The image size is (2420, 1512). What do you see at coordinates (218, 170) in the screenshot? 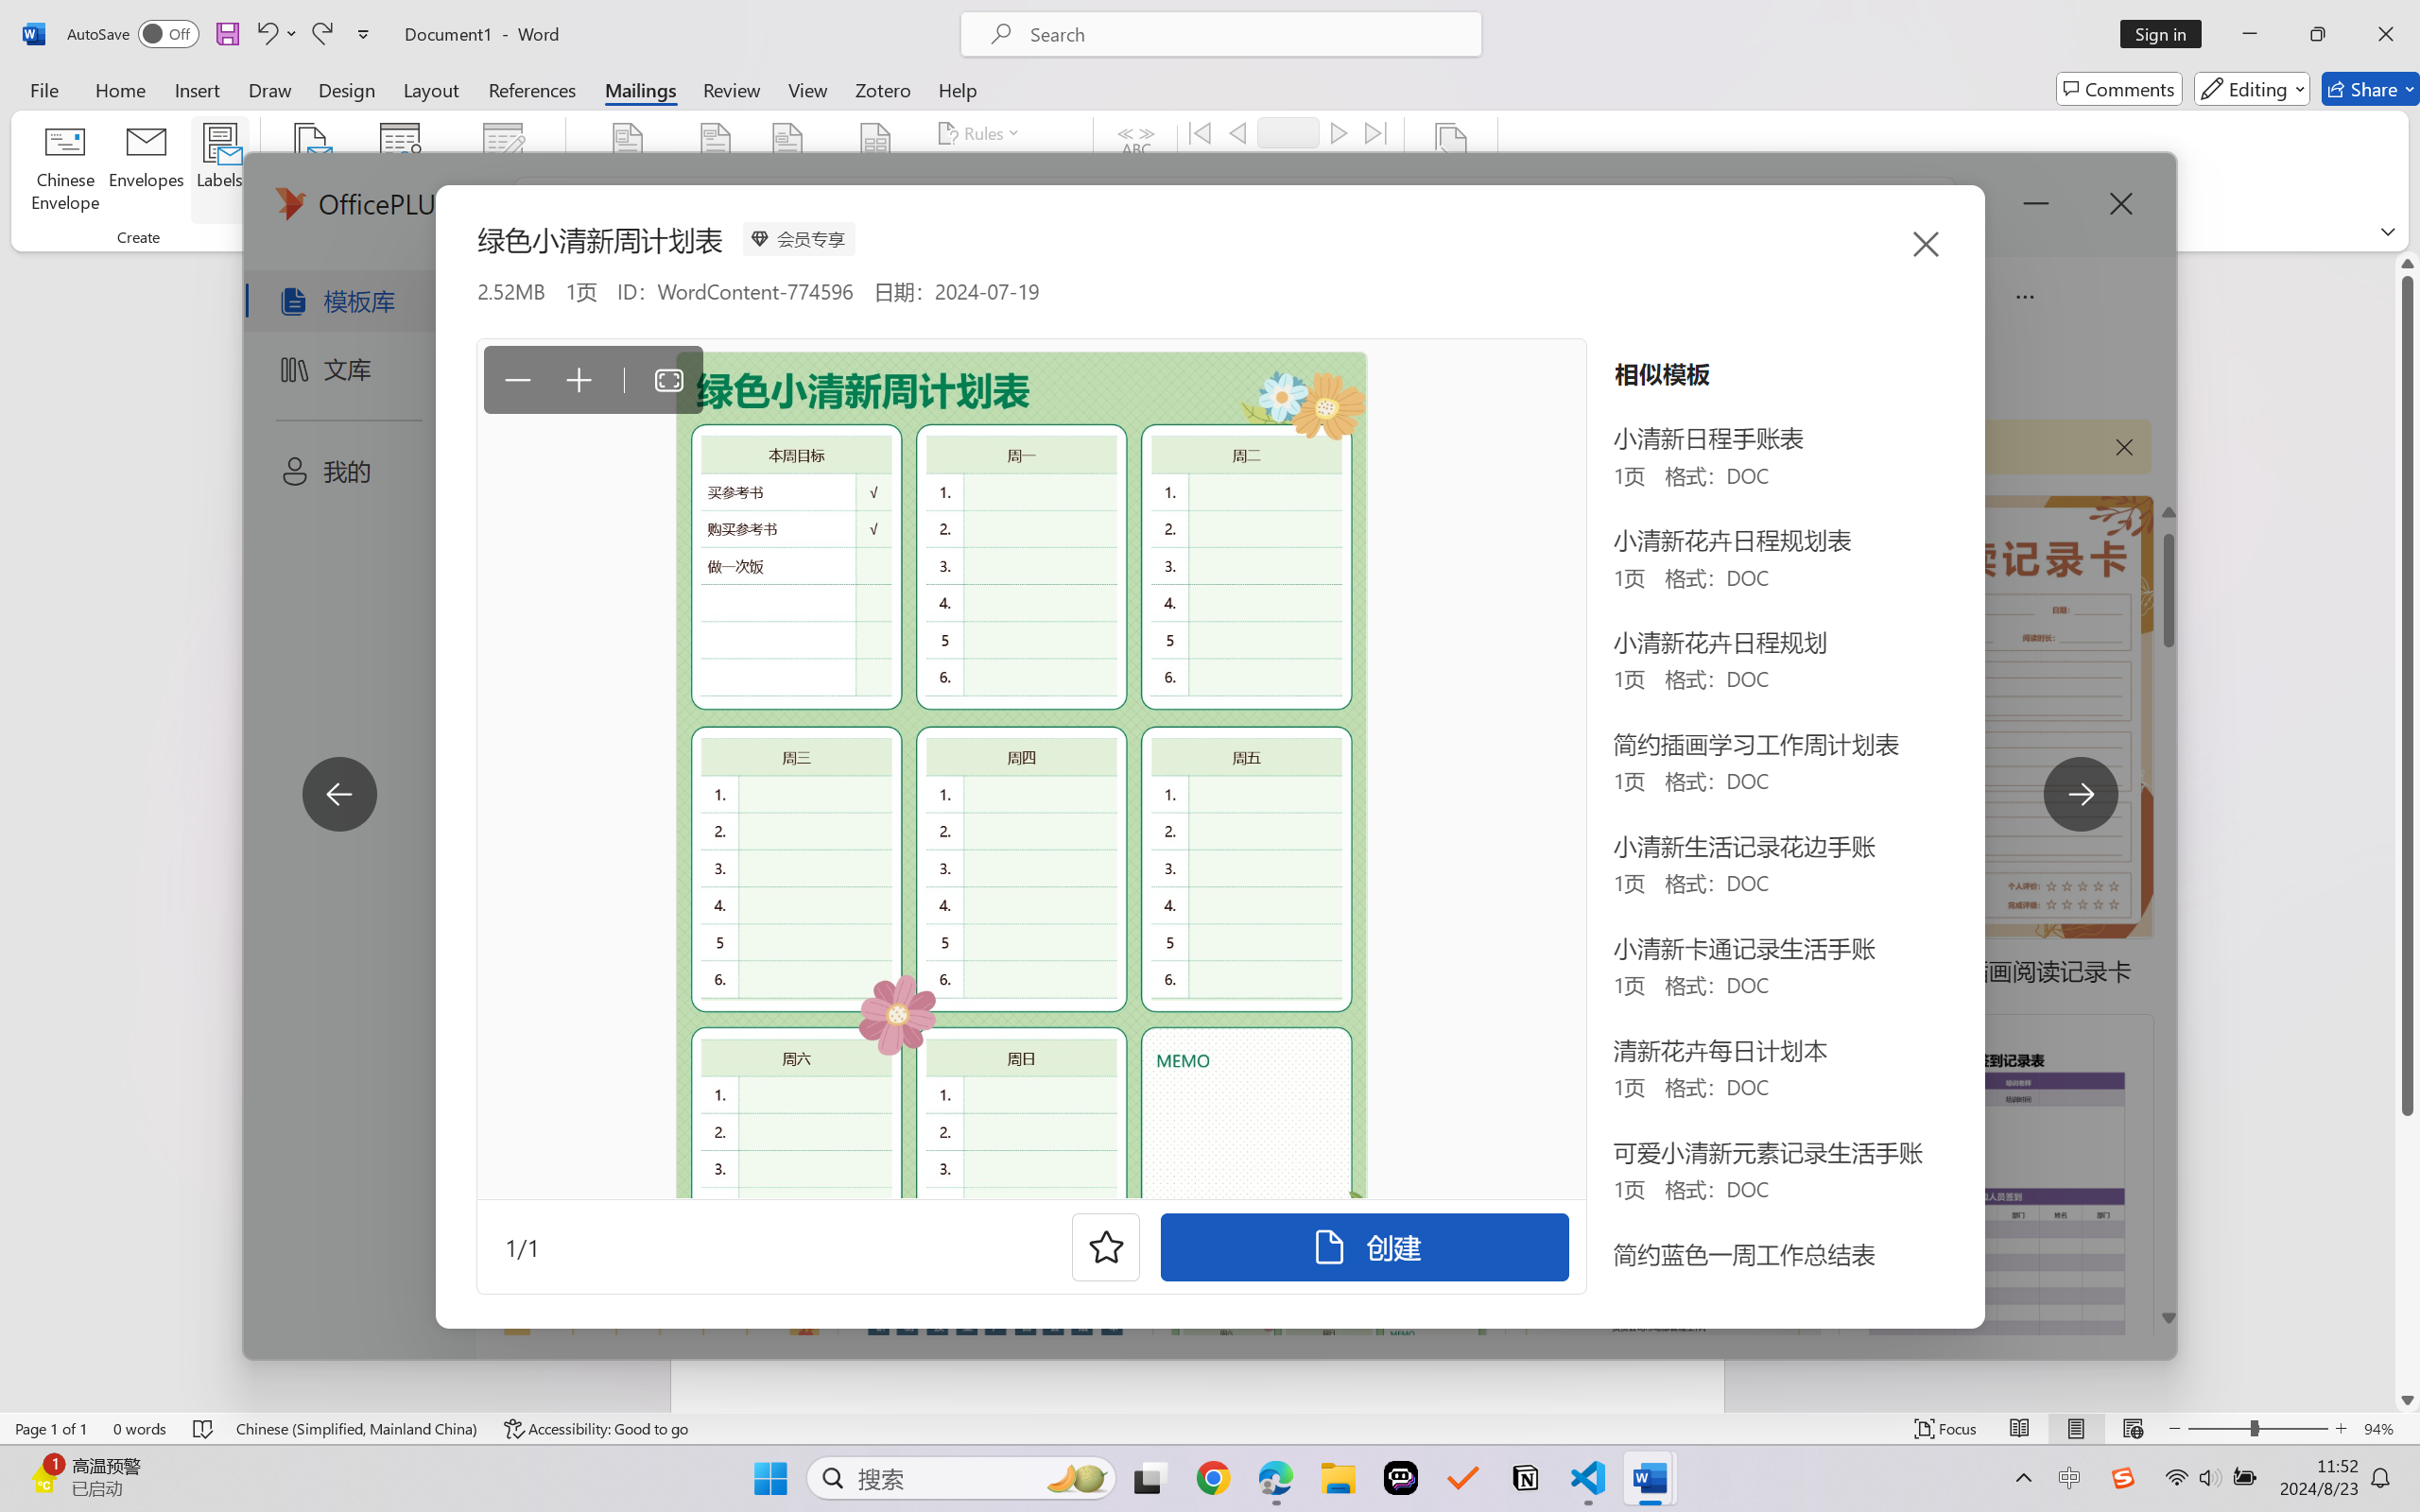
I see `'Labels...'` at bounding box center [218, 170].